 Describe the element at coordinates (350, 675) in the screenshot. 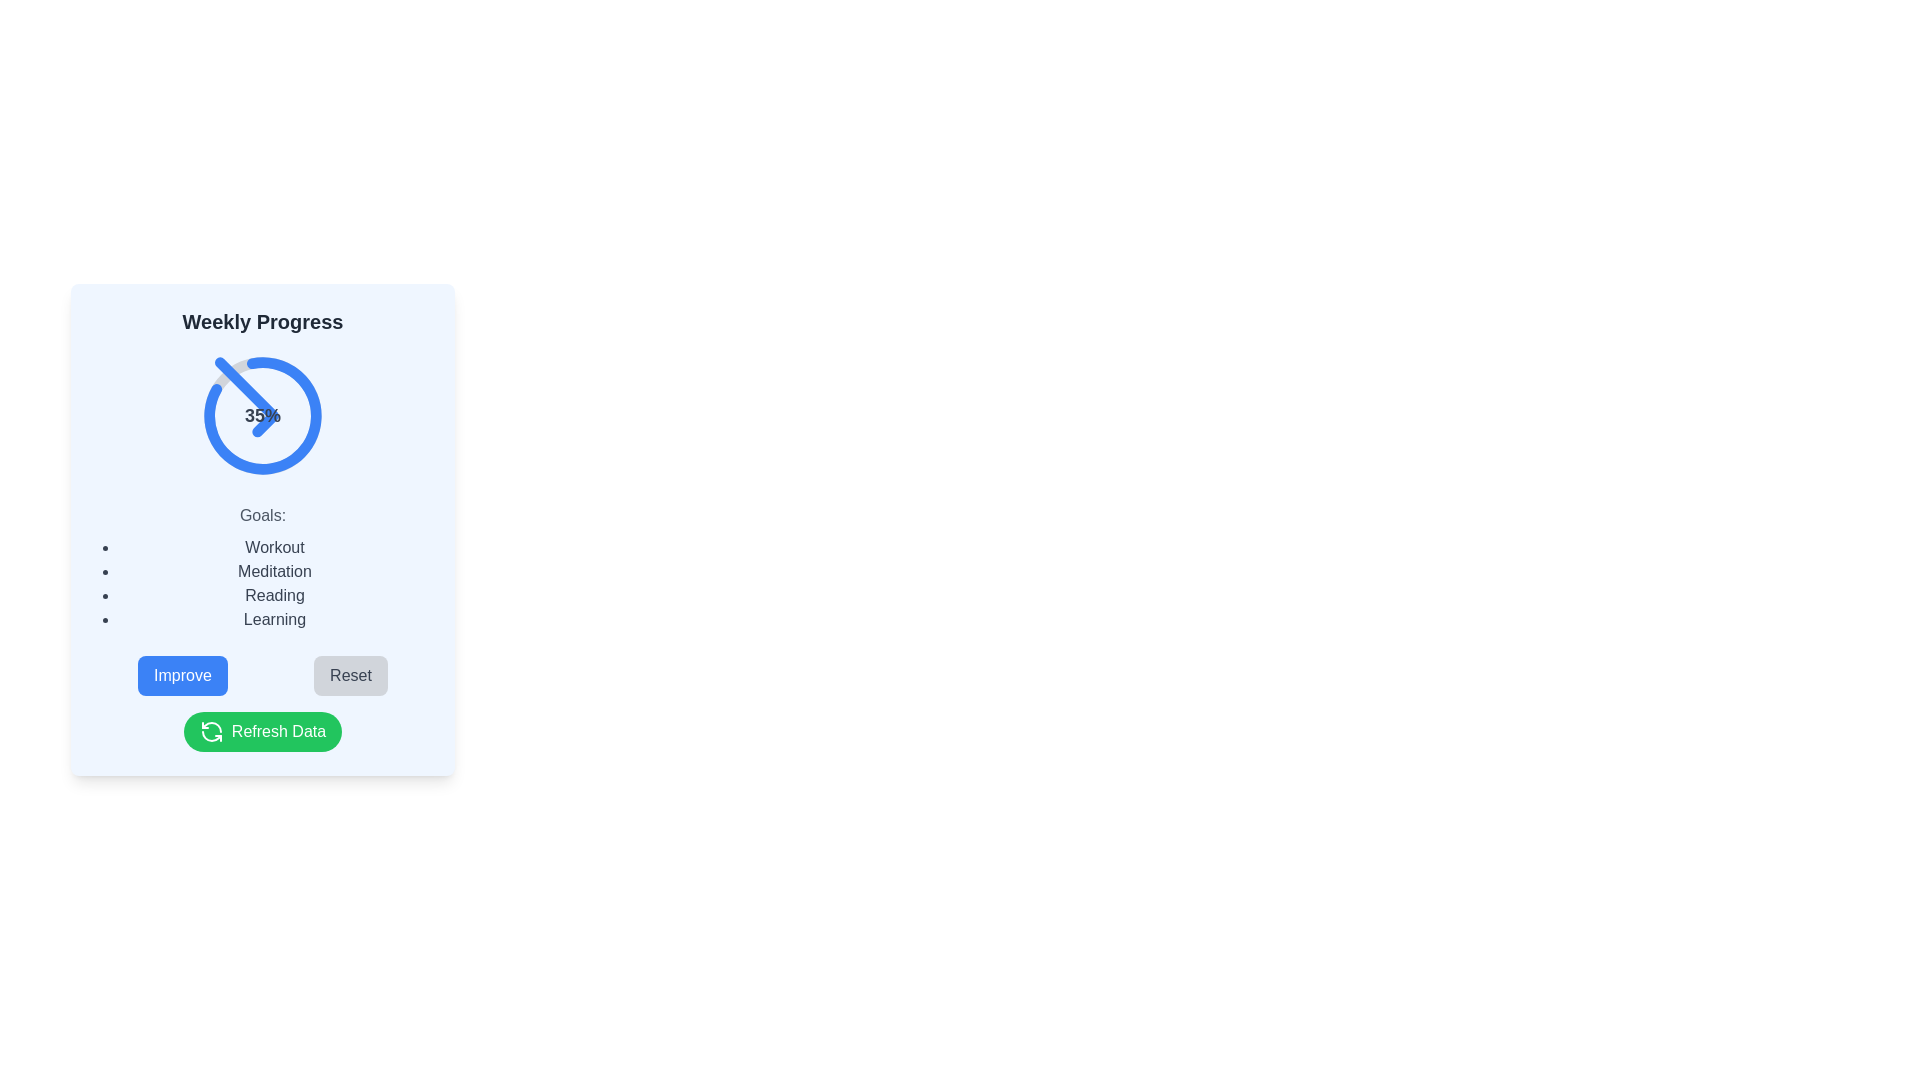

I see `the 'Reset' button, which is the second button in a group of two horizontally aligned buttons near the bottom of the panel, to observe the visual hover effect` at that location.